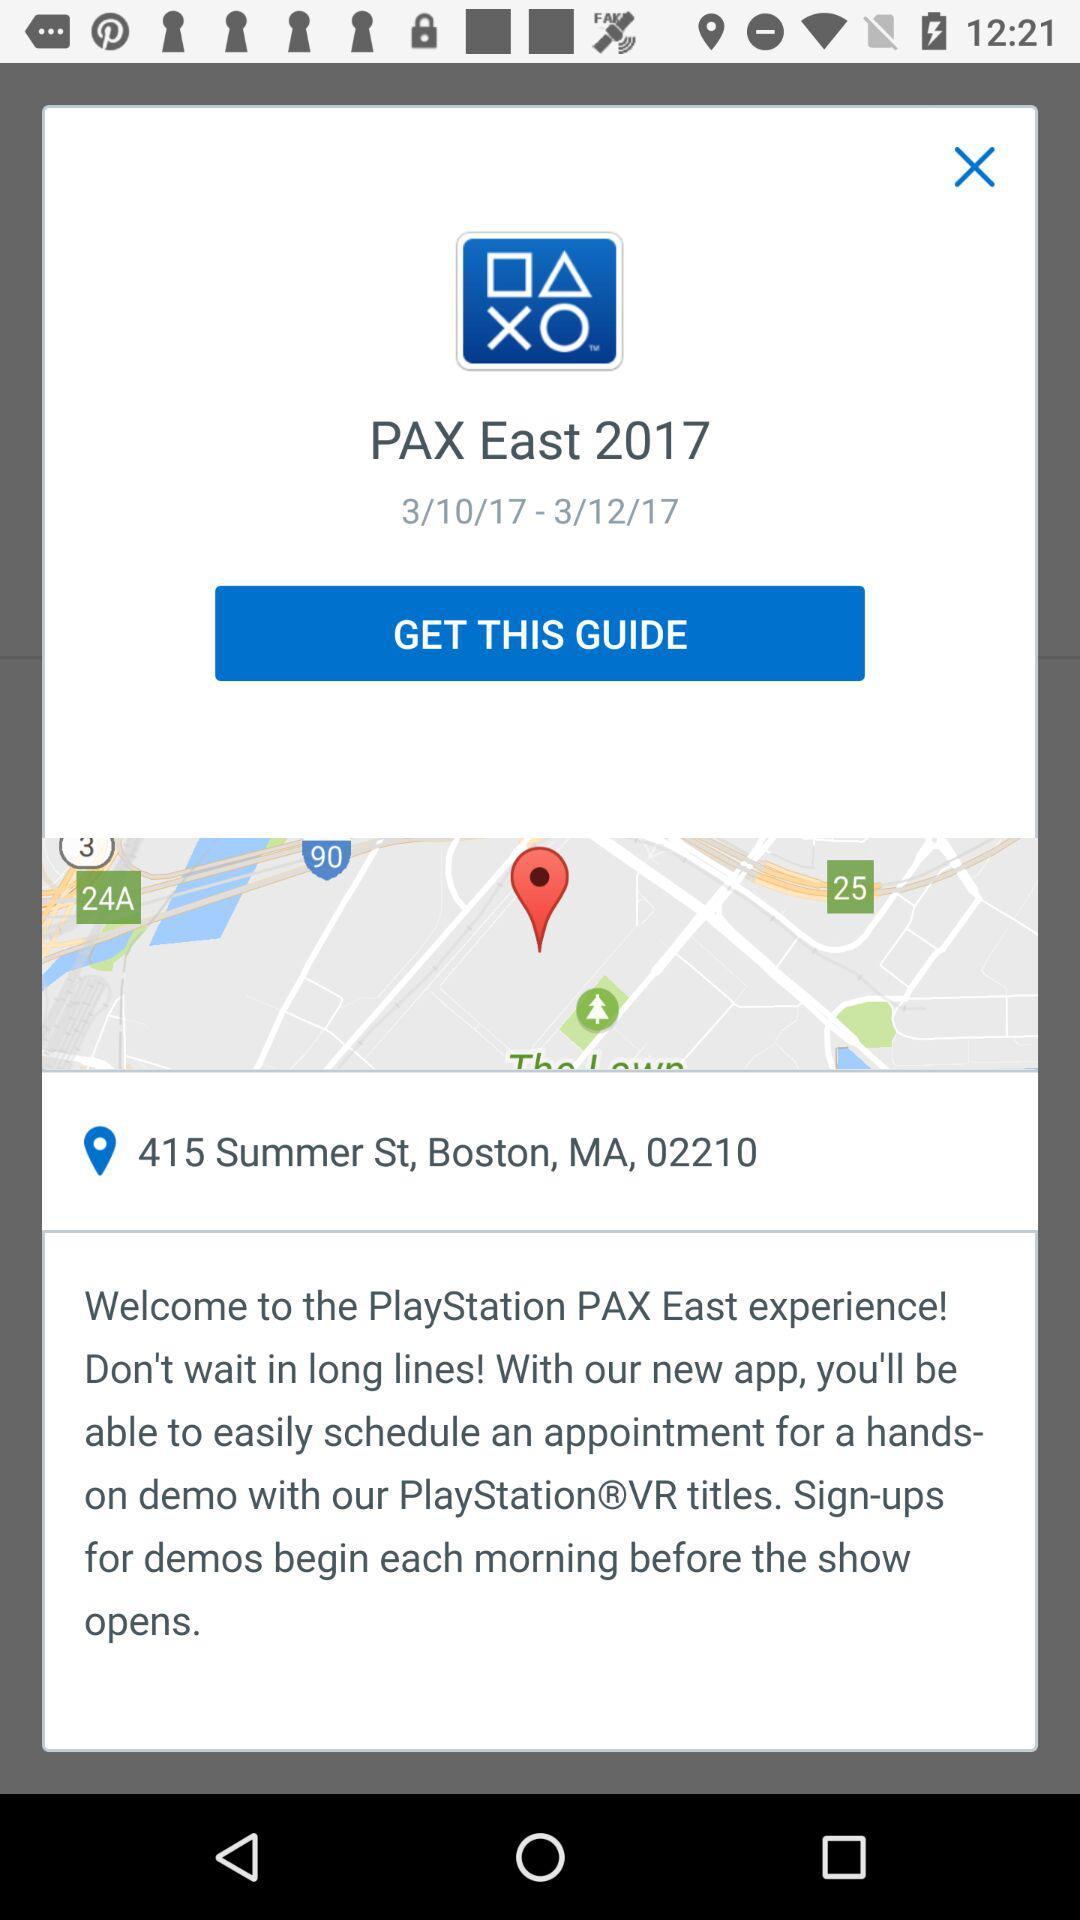 This screenshot has width=1080, height=1920. What do you see at coordinates (974, 167) in the screenshot?
I see `the item at the top right corner` at bounding box center [974, 167].